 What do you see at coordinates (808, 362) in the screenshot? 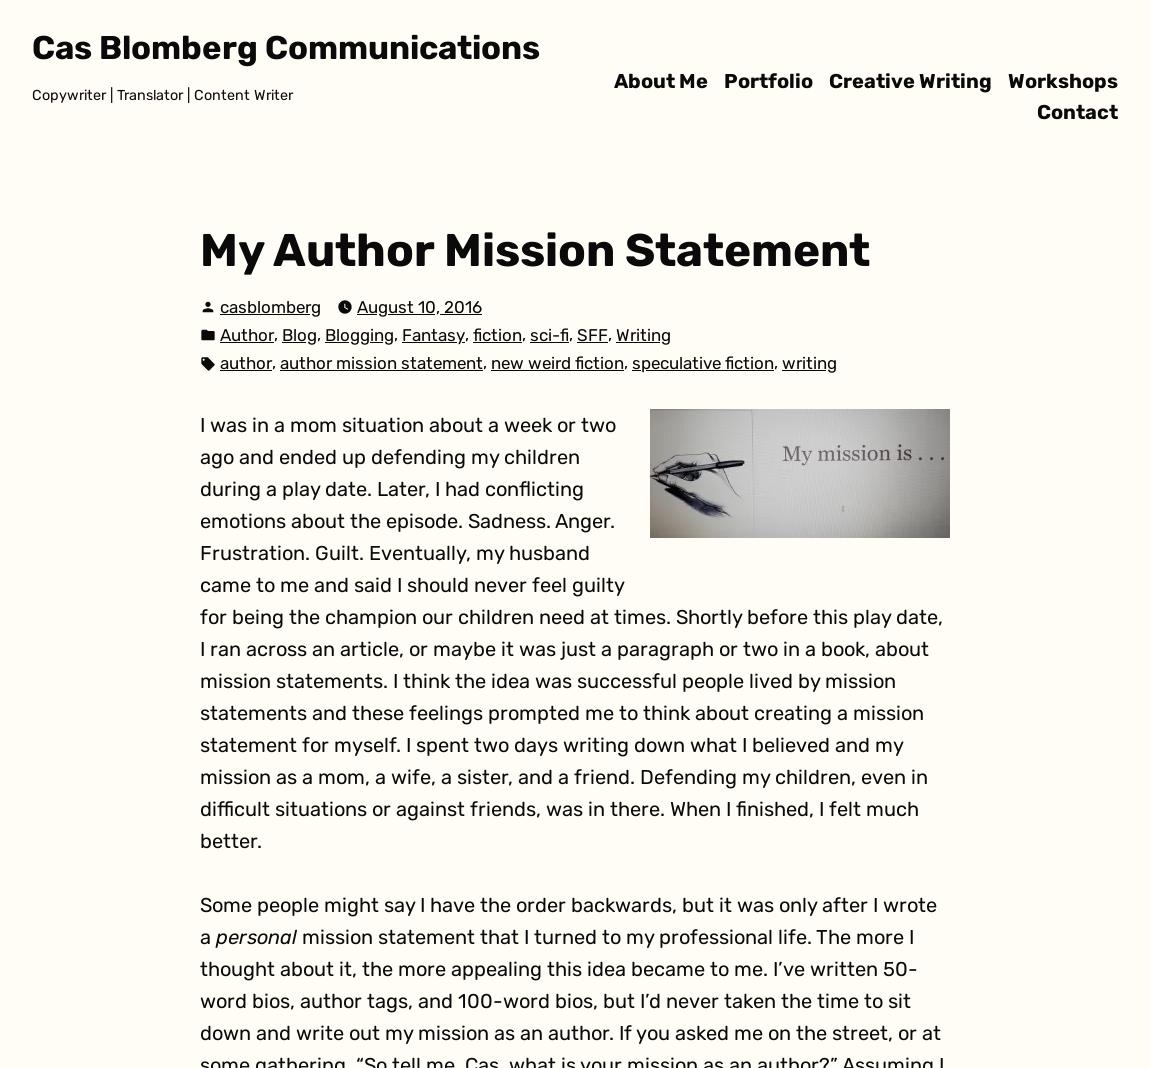
I see `'writing'` at bounding box center [808, 362].